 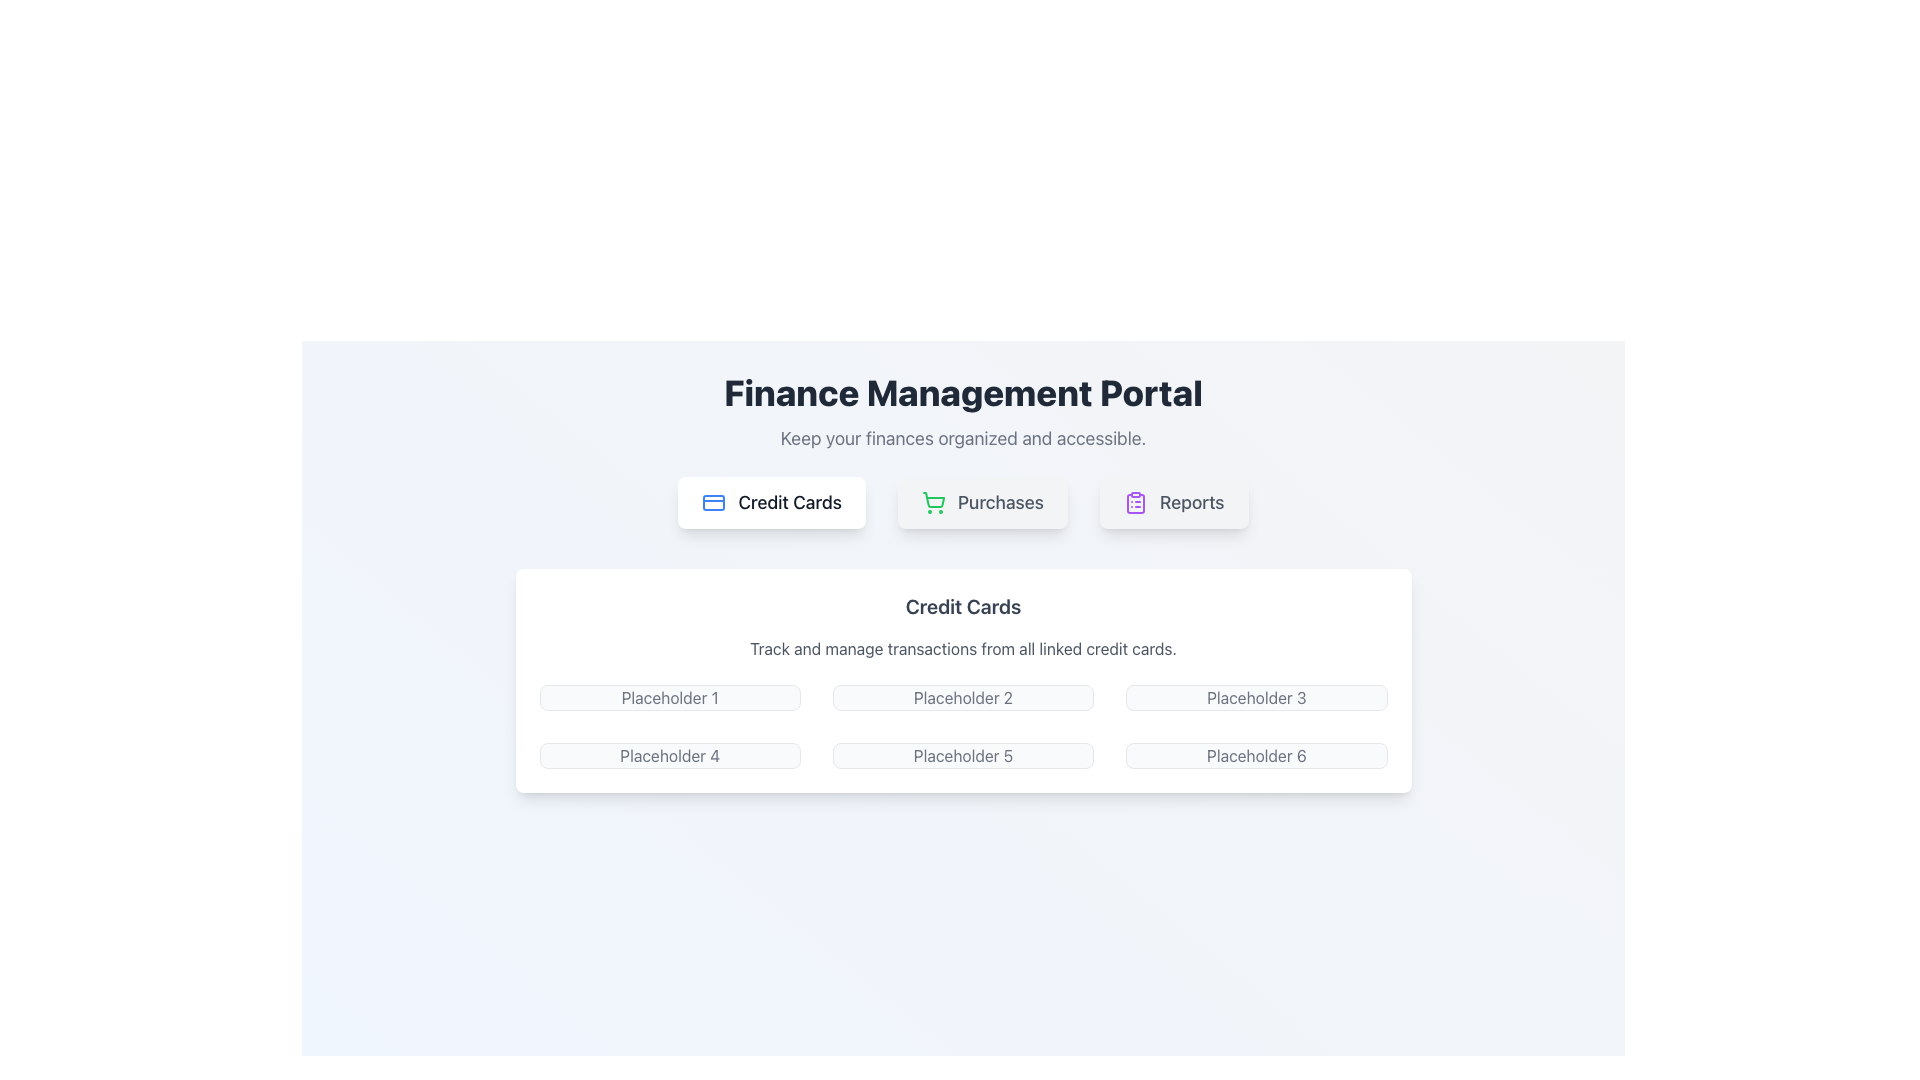 What do you see at coordinates (670, 756) in the screenshot?
I see `the visual placeholder with a light gray background, rounded corners, and centered text reading 'Placeholder 4', located at the bottom row of the grid as the first item` at bounding box center [670, 756].